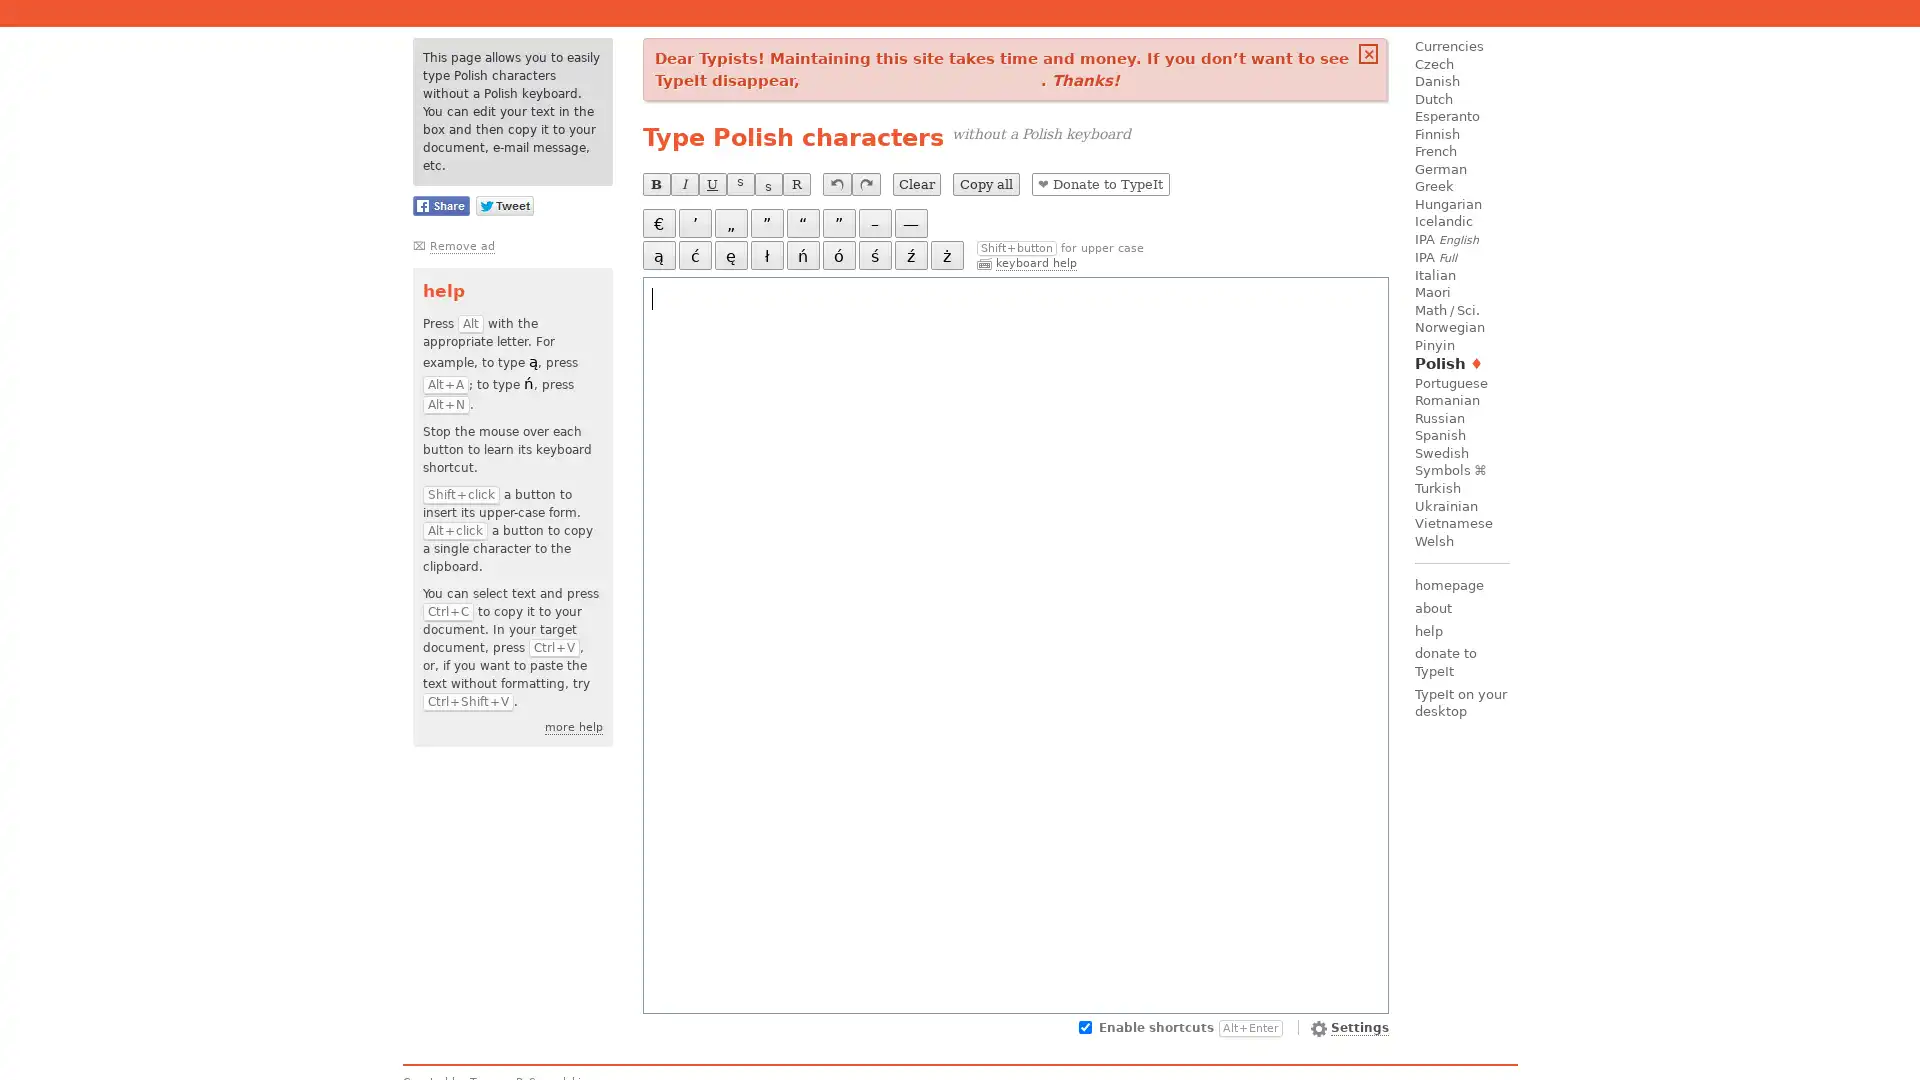 This screenshot has height=1080, width=1920. I want to click on redo last undone operation (Ctrl+Y), so click(865, 184).